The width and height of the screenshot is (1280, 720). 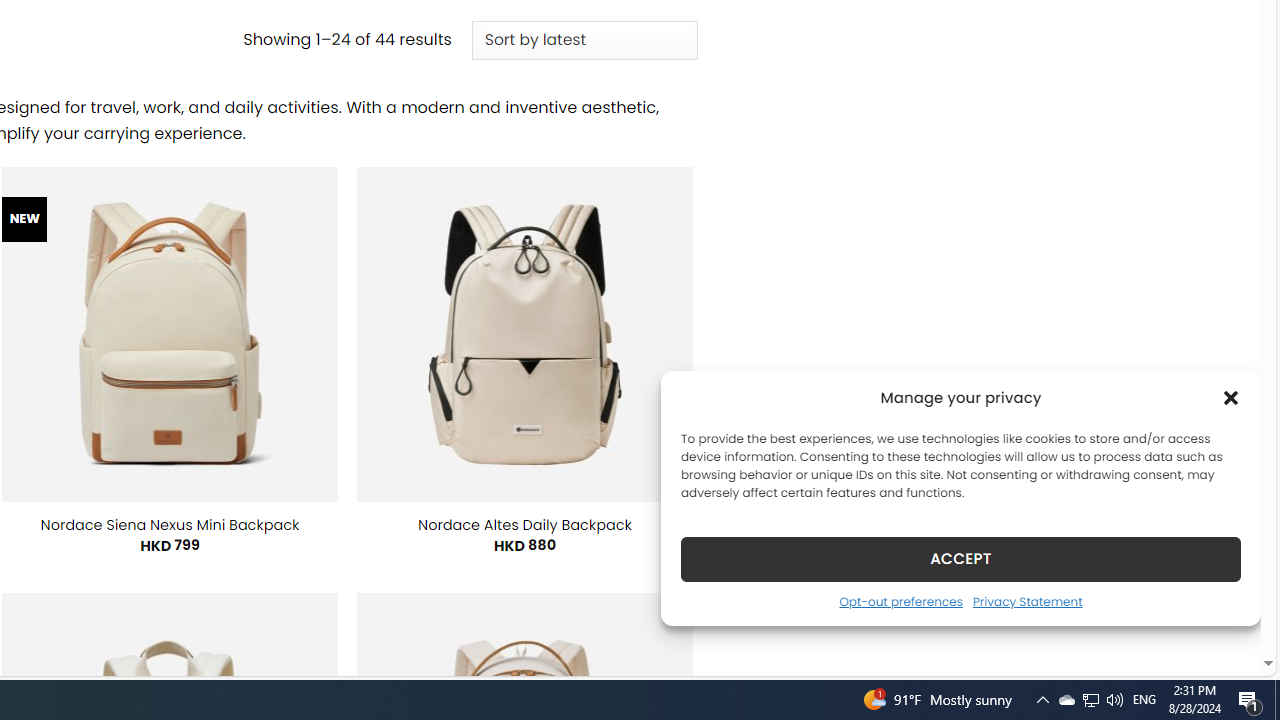 I want to click on 'Opt-out preferences', so click(x=899, y=600).